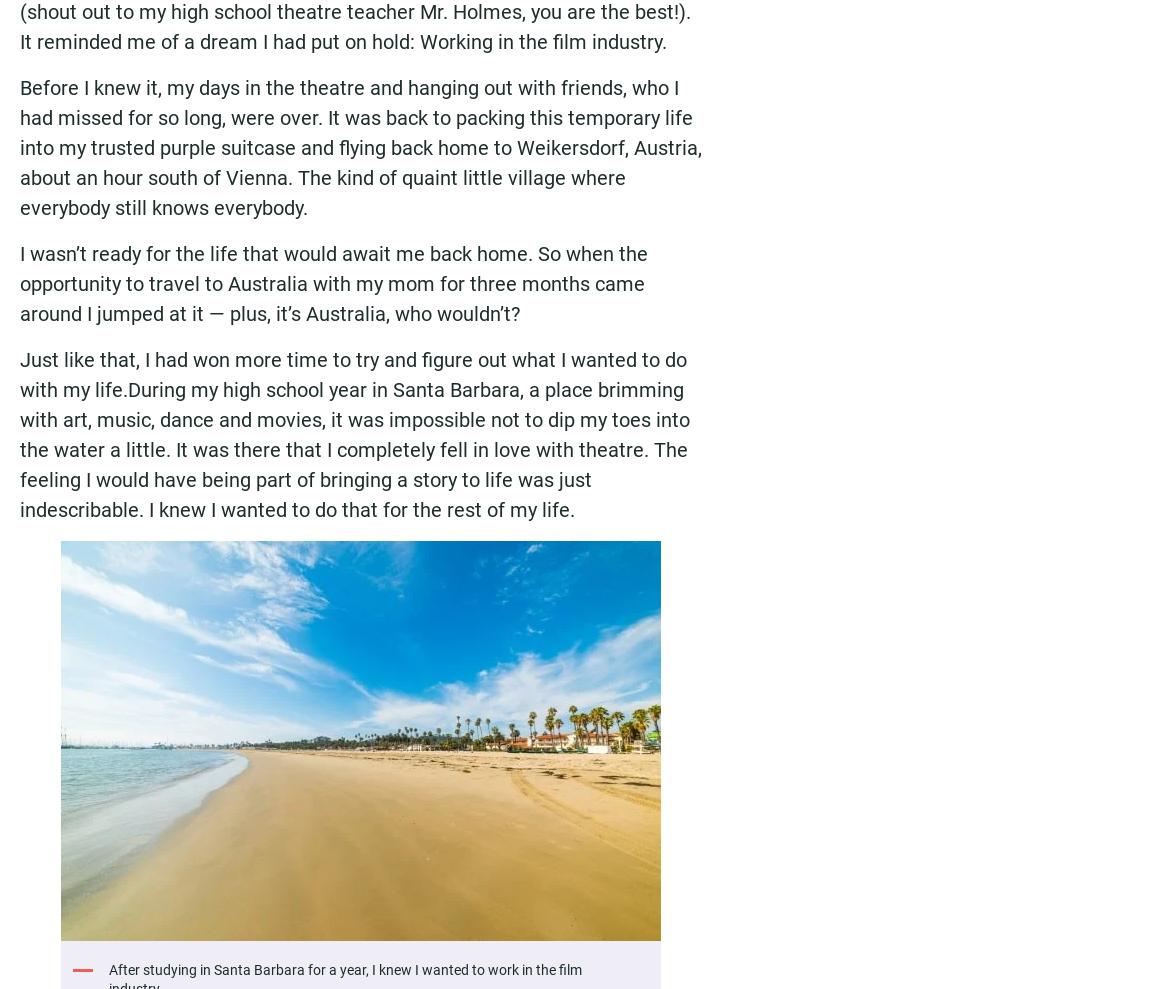 Image resolution: width=1150 pixels, height=989 pixels. I want to click on 'Privacy Policy', so click(964, 896).